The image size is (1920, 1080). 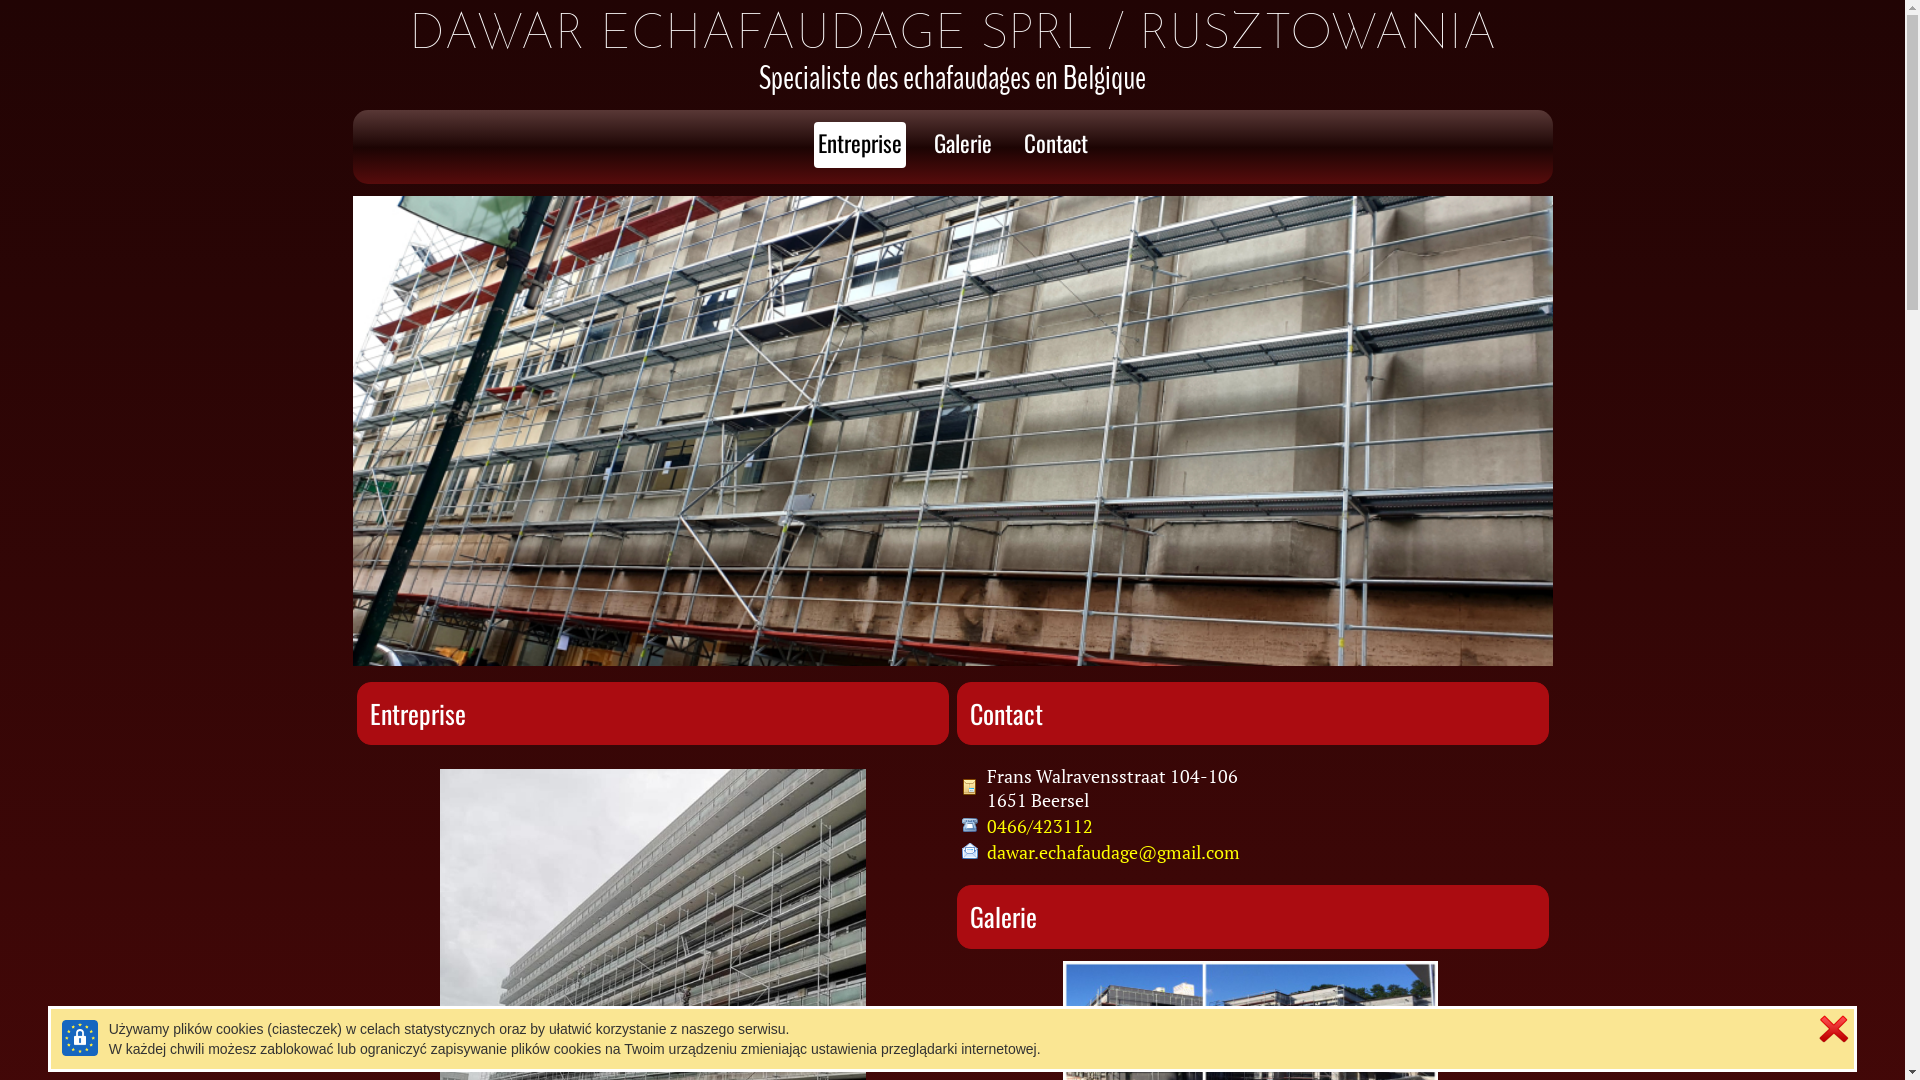 What do you see at coordinates (1055, 144) in the screenshot?
I see `'Contact'` at bounding box center [1055, 144].